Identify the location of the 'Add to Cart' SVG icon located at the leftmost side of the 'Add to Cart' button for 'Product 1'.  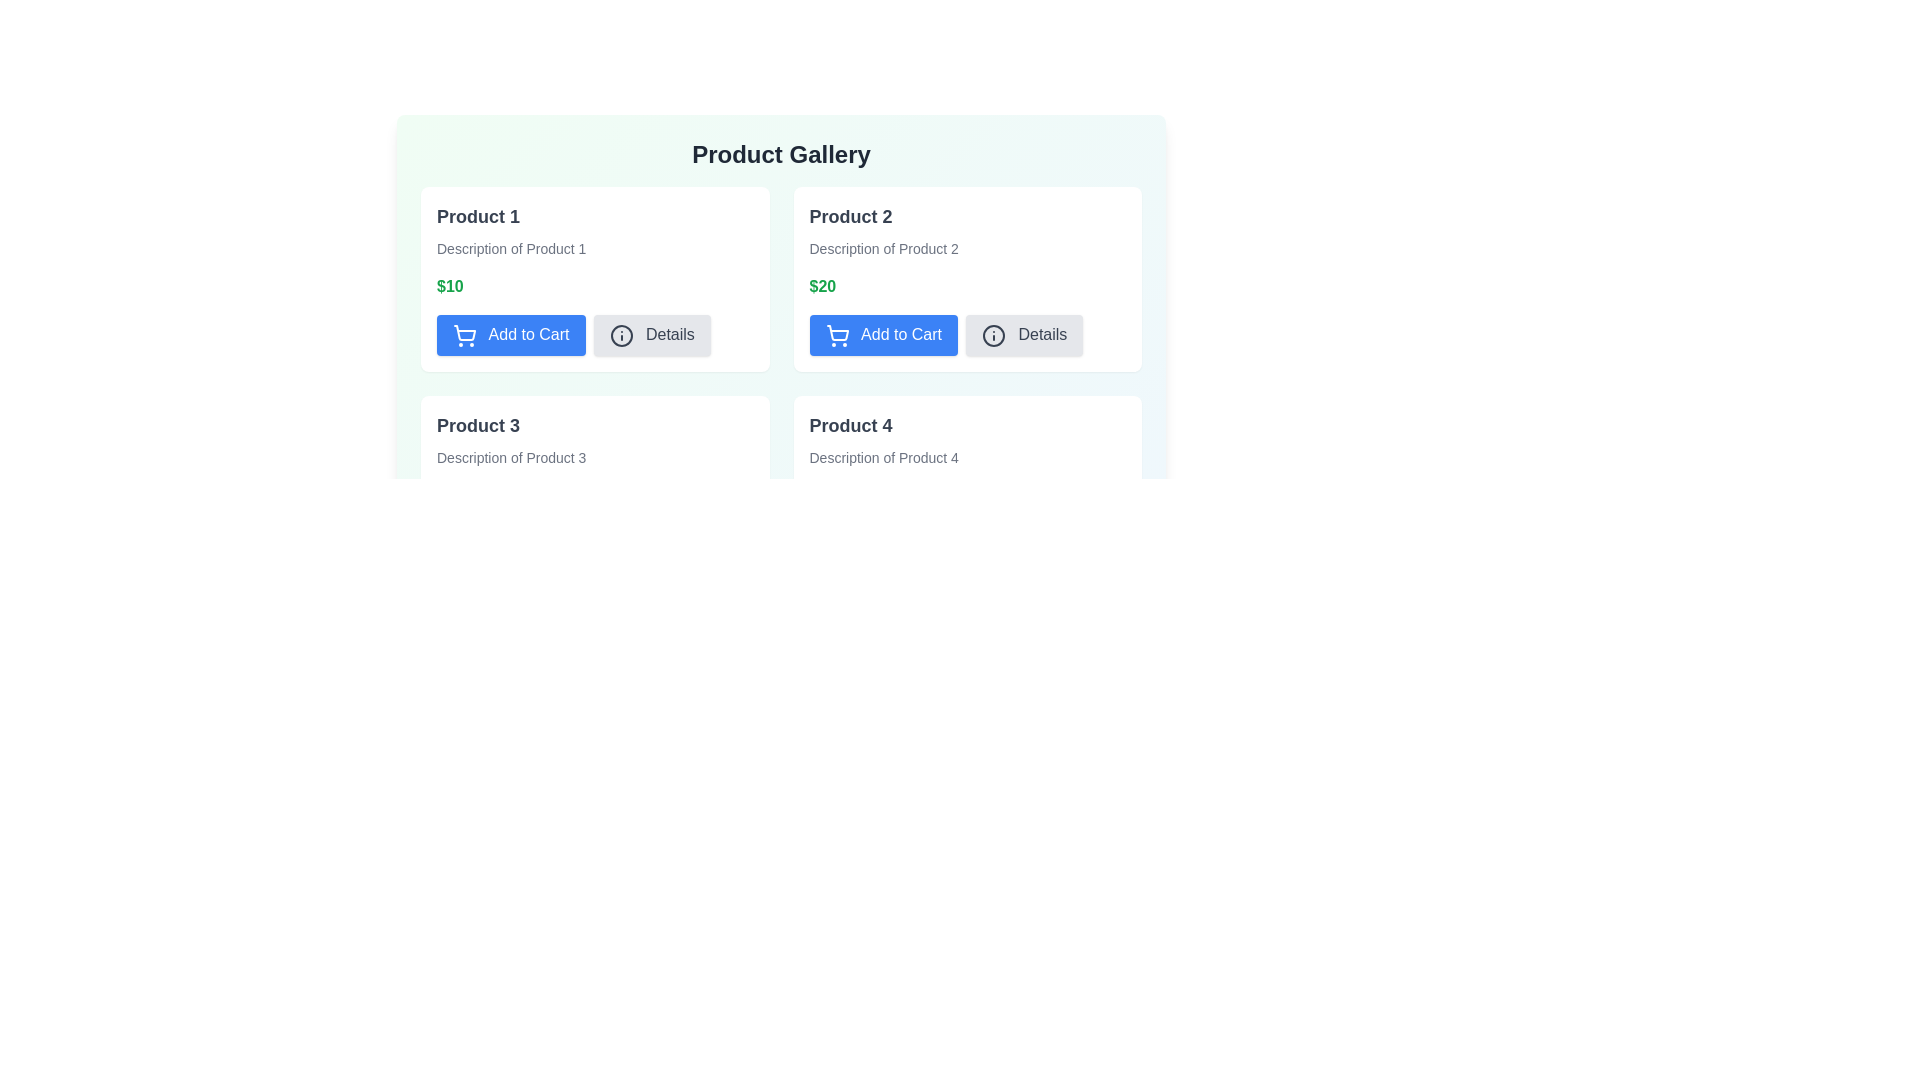
(464, 334).